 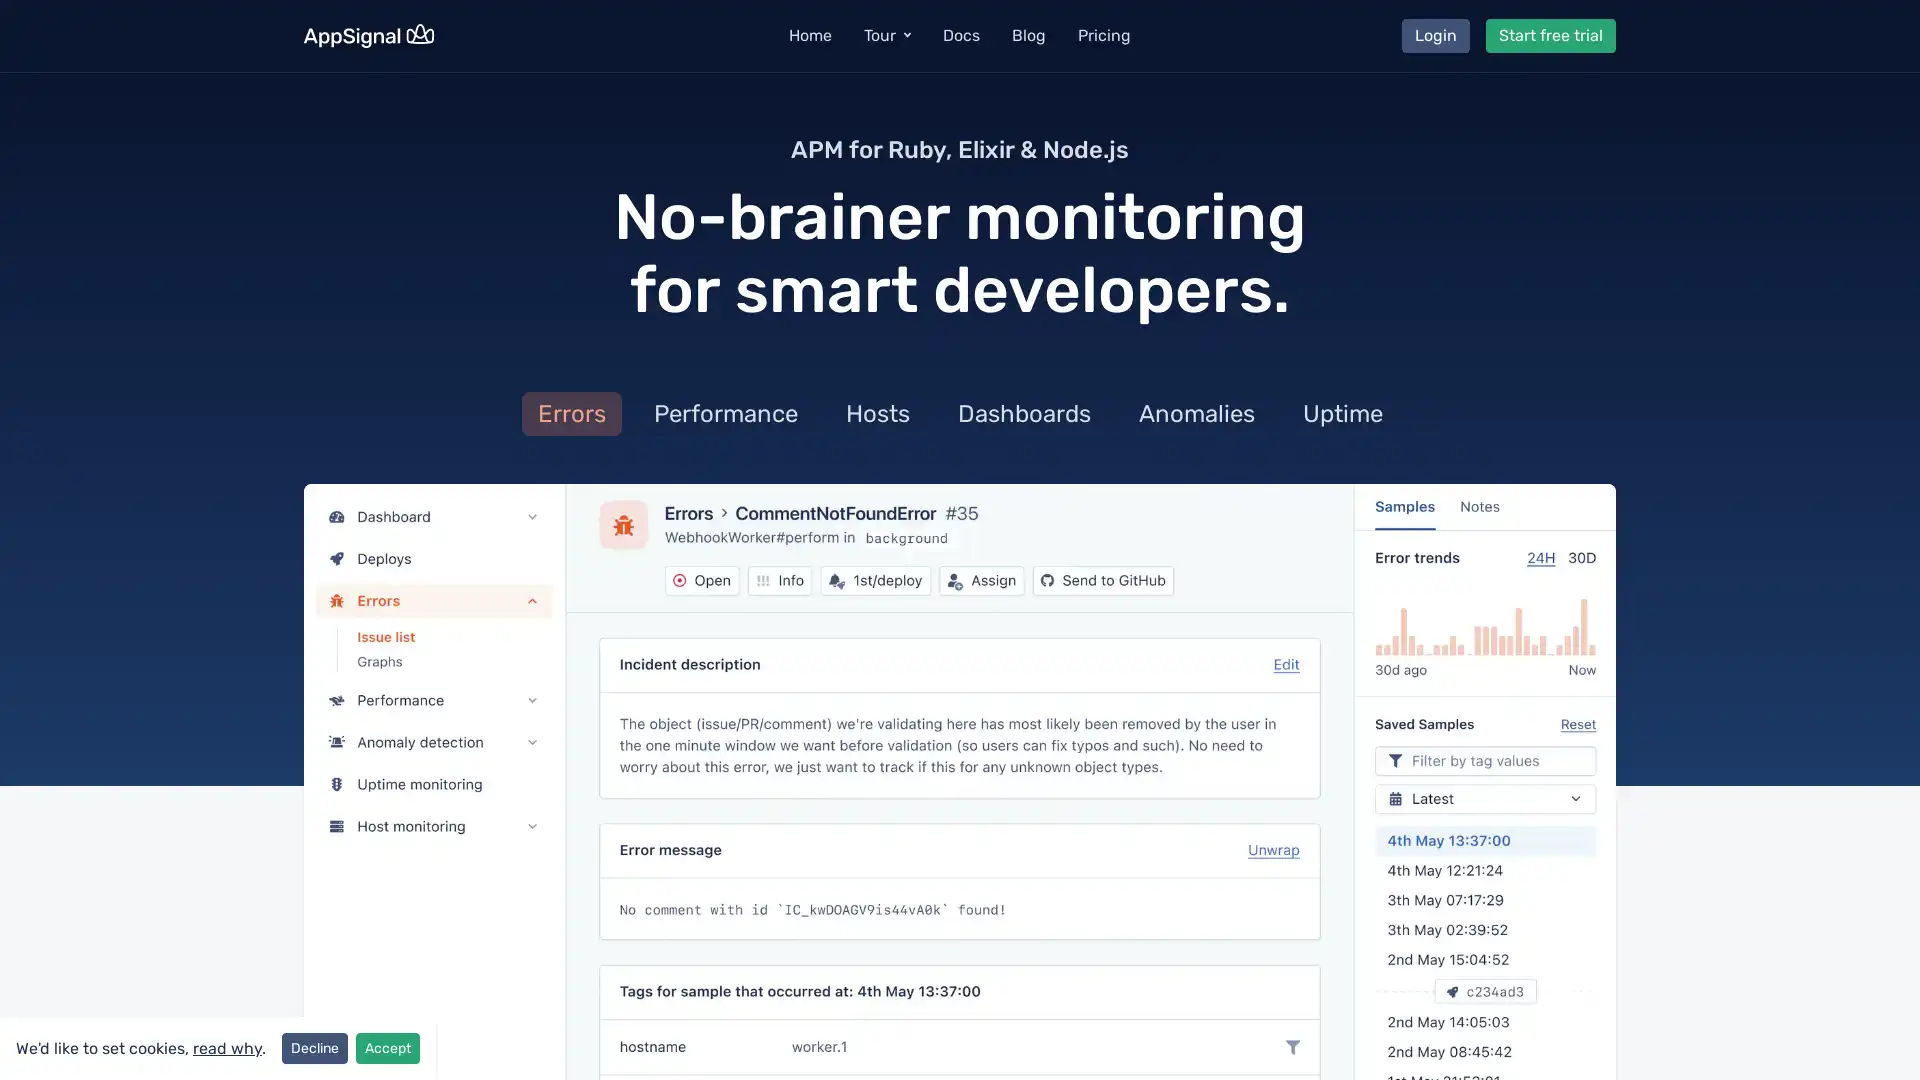 What do you see at coordinates (314, 1047) in the screenshot?
I see `Decline` at bounding box center [314, 1047].